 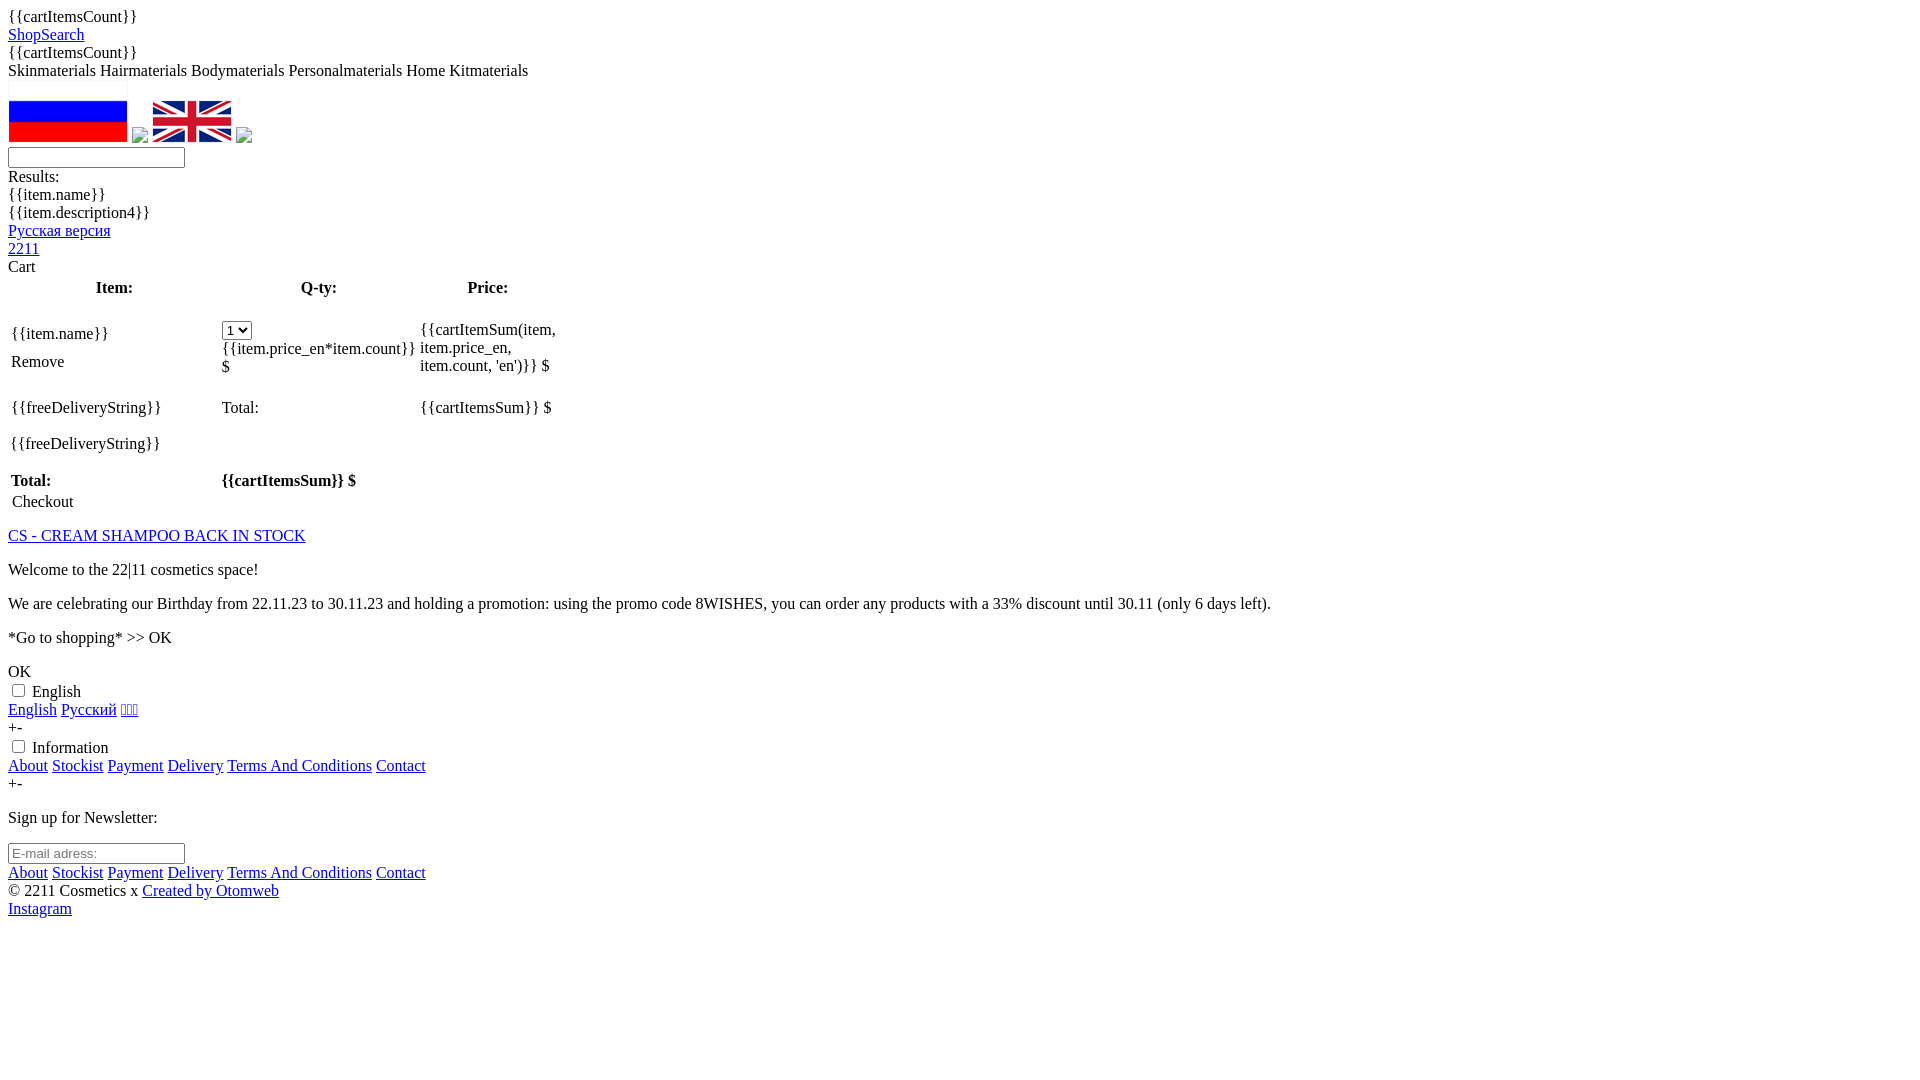 I want to click on 'OK', so click(x=19, y=671).